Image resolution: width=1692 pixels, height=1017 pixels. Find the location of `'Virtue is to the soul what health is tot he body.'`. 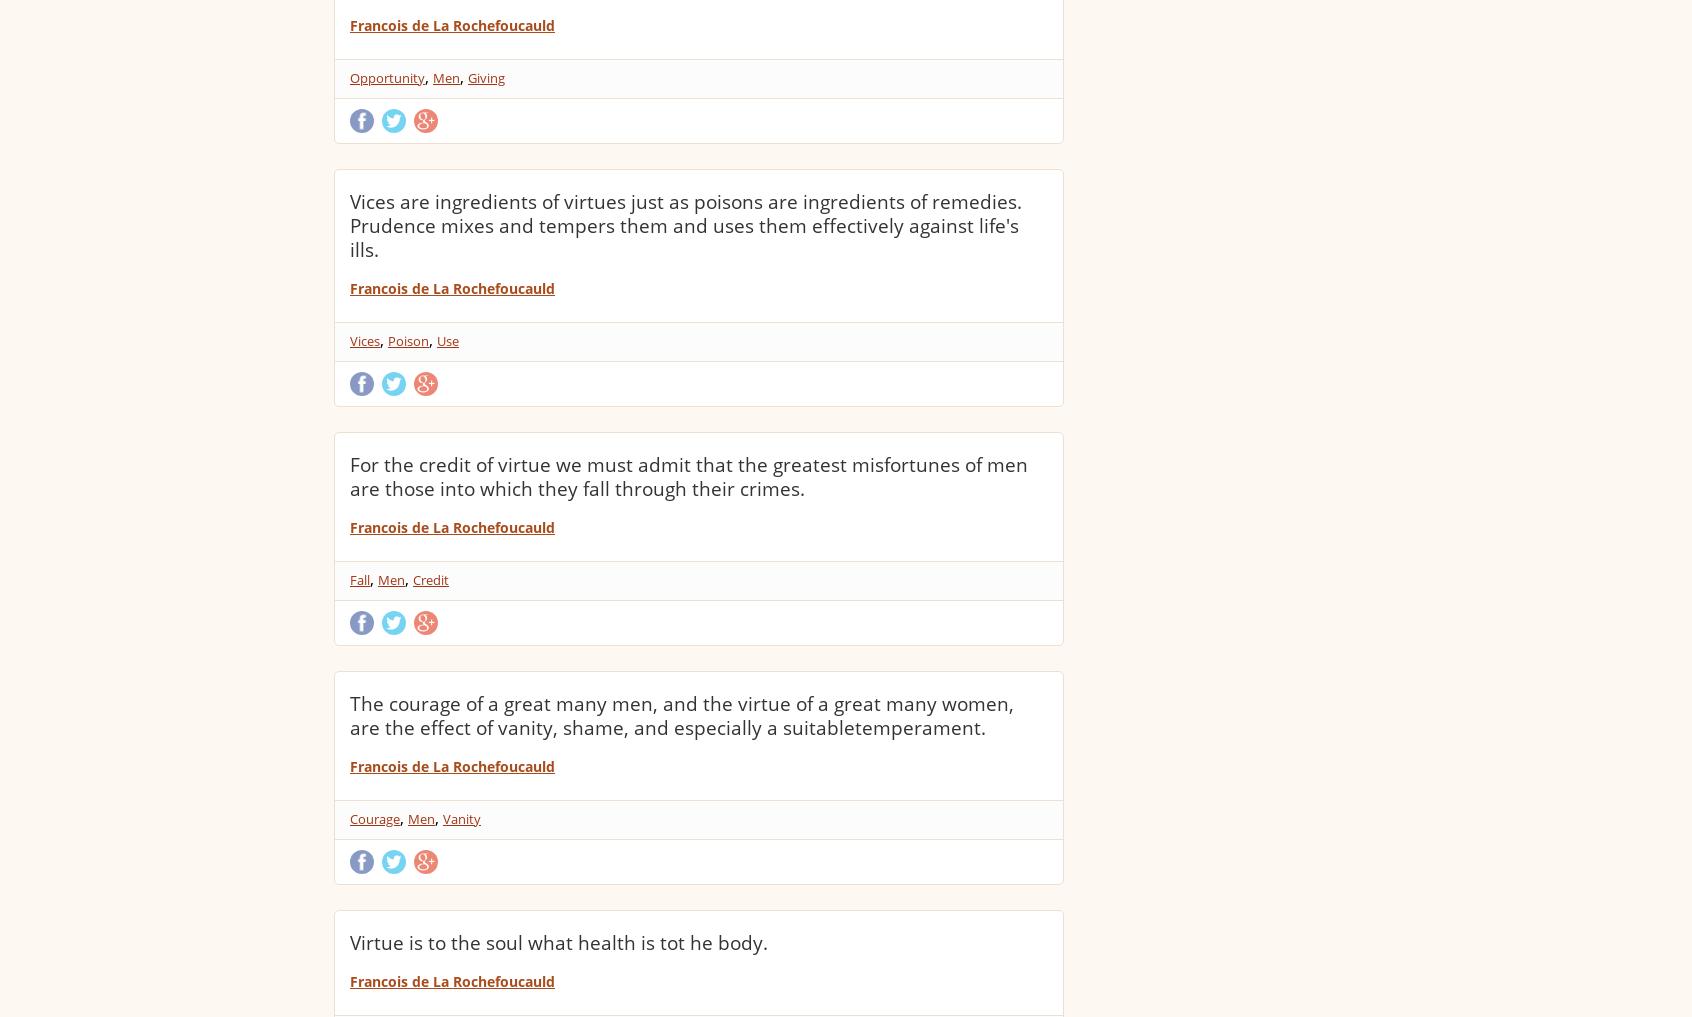

'Virtue is to the soul what health is tot he body.' is located at coordinates (349, 941).